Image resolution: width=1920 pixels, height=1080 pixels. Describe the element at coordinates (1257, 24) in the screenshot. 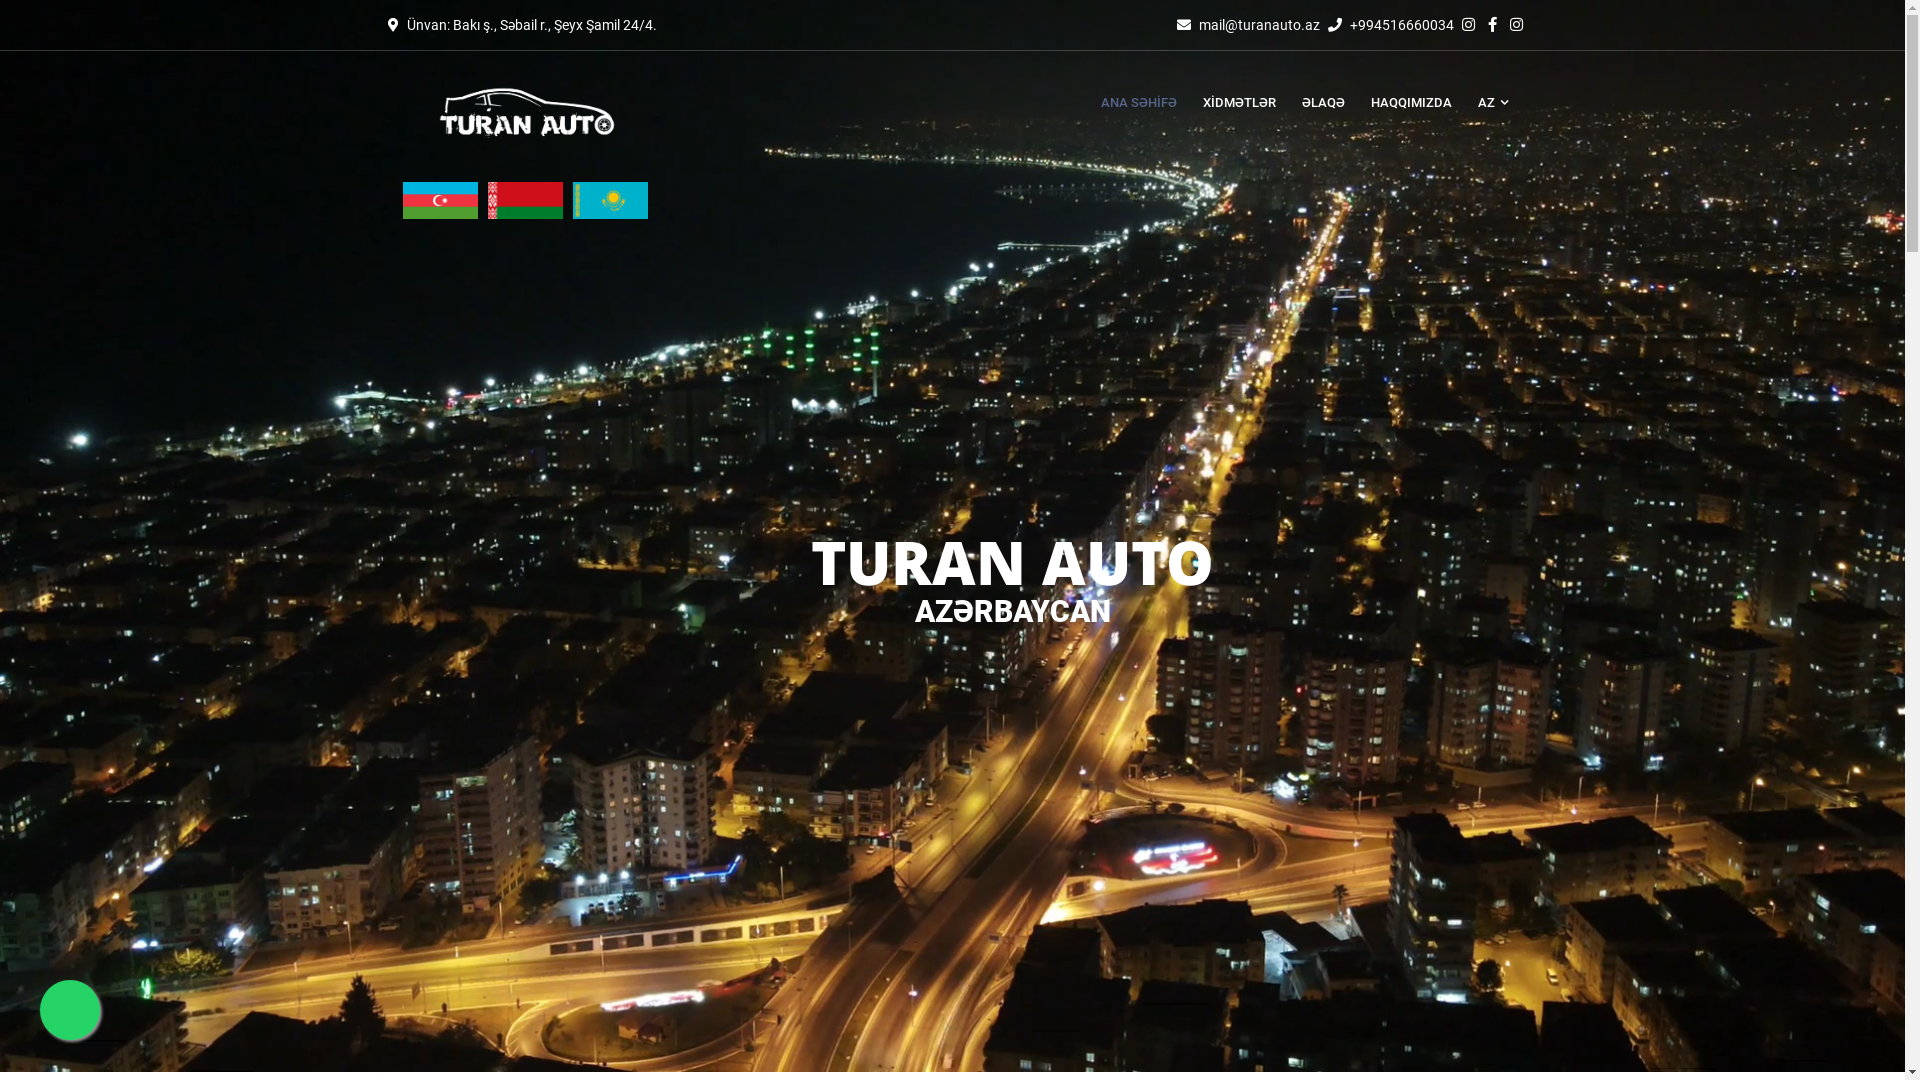

I see `'mail@turanauto.az'` at that location.